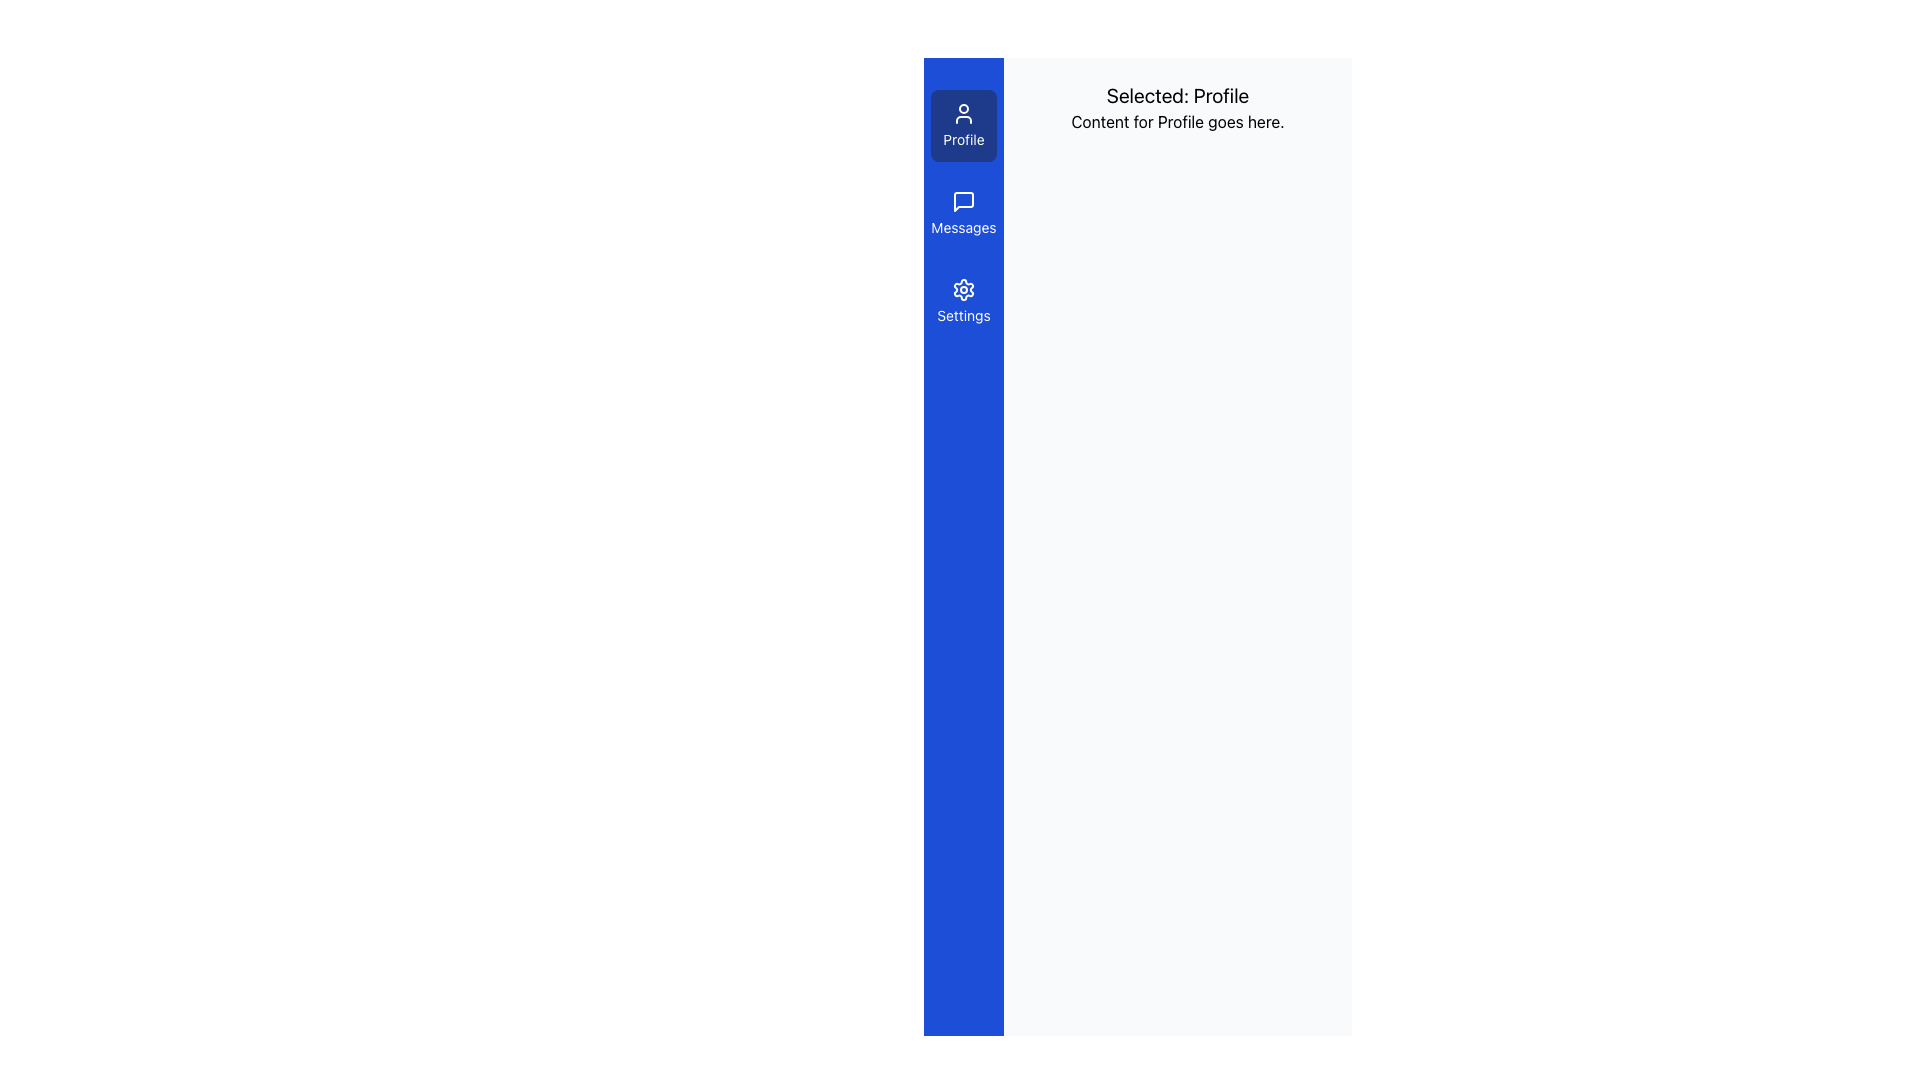  I want to click on the user profile icon, which is a circular head and shoulders silhouette with white strokes on a blue background, located in the vertical navigation bar above 'Messages', so click(964, 114).